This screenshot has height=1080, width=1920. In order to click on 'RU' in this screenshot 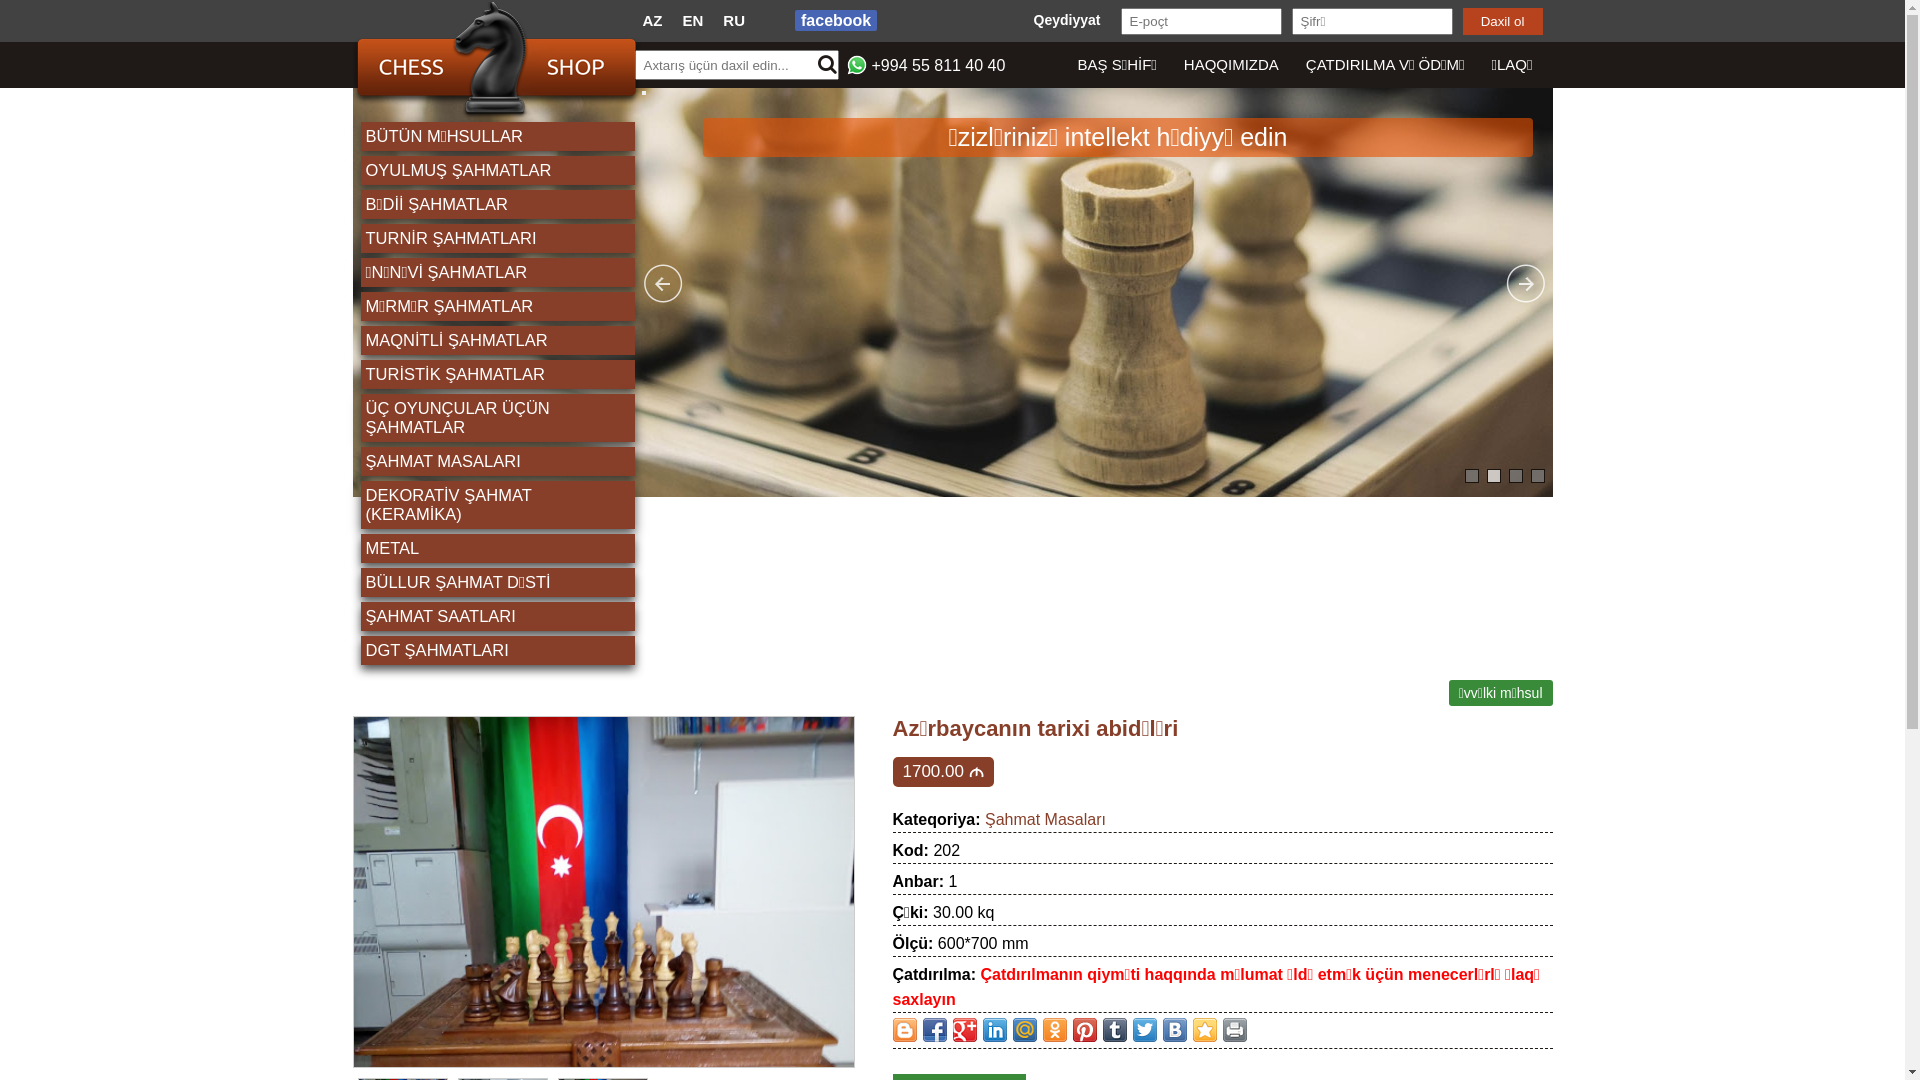, I will do `click(722, 20)`.